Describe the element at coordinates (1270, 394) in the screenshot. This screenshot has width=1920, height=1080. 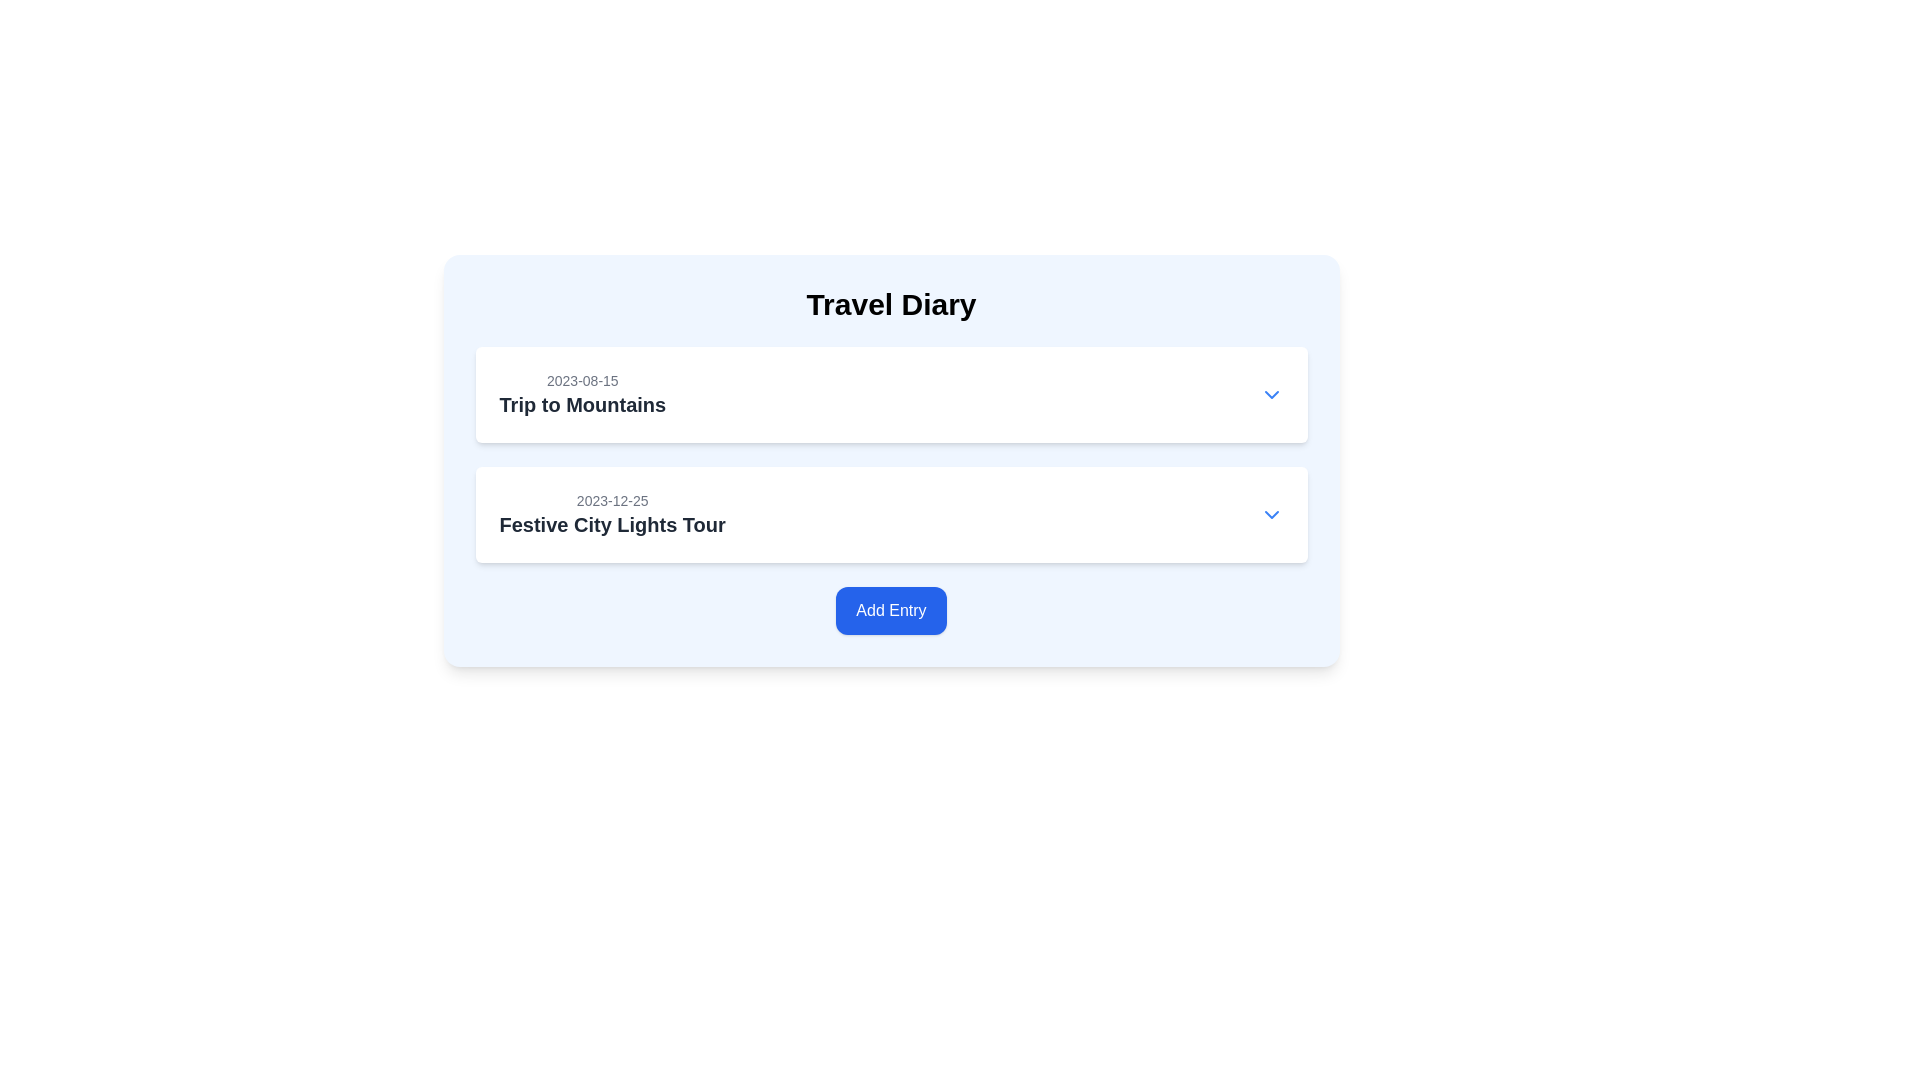
I see `the blue downward-pointing chevron icon in the top-right corner of the first trip entry titled 'Trip to Mountains' to observe the color change` at that location.